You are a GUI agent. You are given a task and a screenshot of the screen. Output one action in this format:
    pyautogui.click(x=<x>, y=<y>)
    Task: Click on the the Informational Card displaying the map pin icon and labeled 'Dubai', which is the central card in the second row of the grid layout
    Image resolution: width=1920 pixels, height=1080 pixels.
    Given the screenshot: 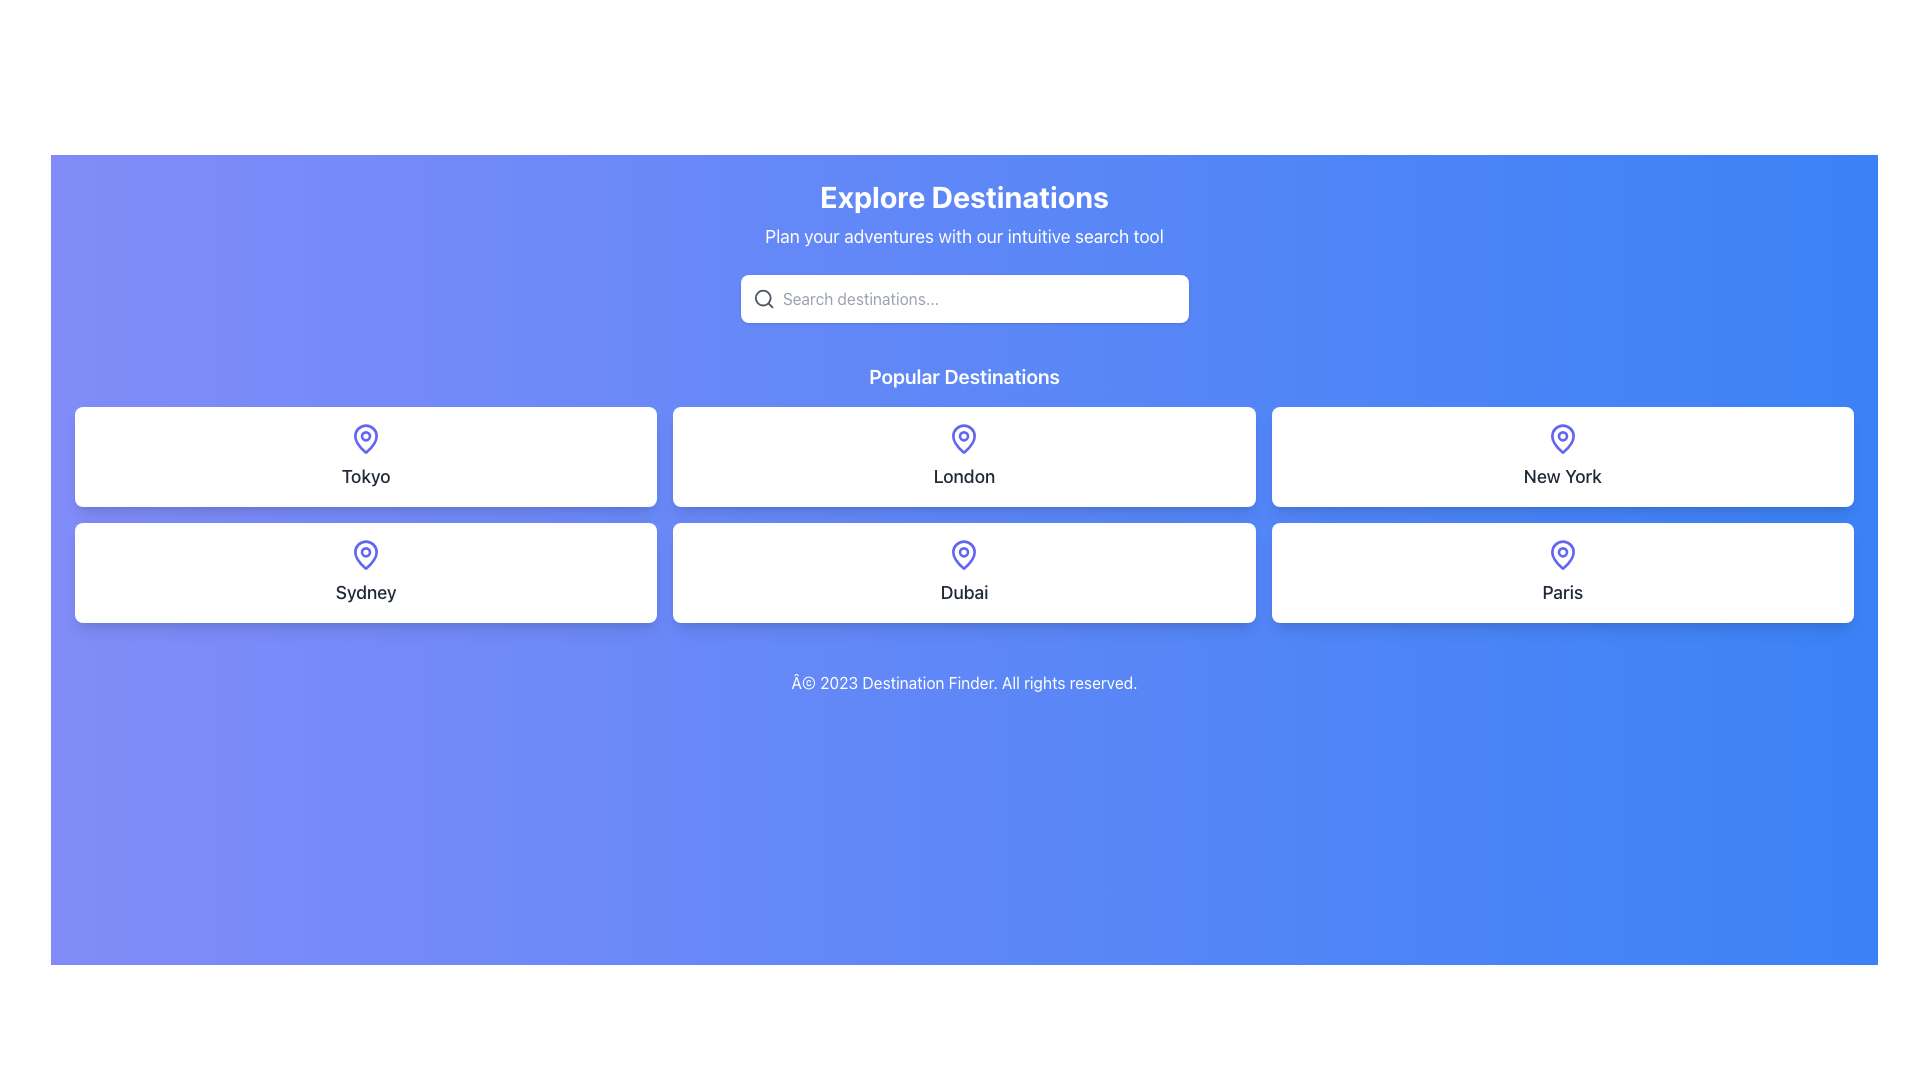 What is the action you would take?
    pyautogui.click(x=964, y=573)
    